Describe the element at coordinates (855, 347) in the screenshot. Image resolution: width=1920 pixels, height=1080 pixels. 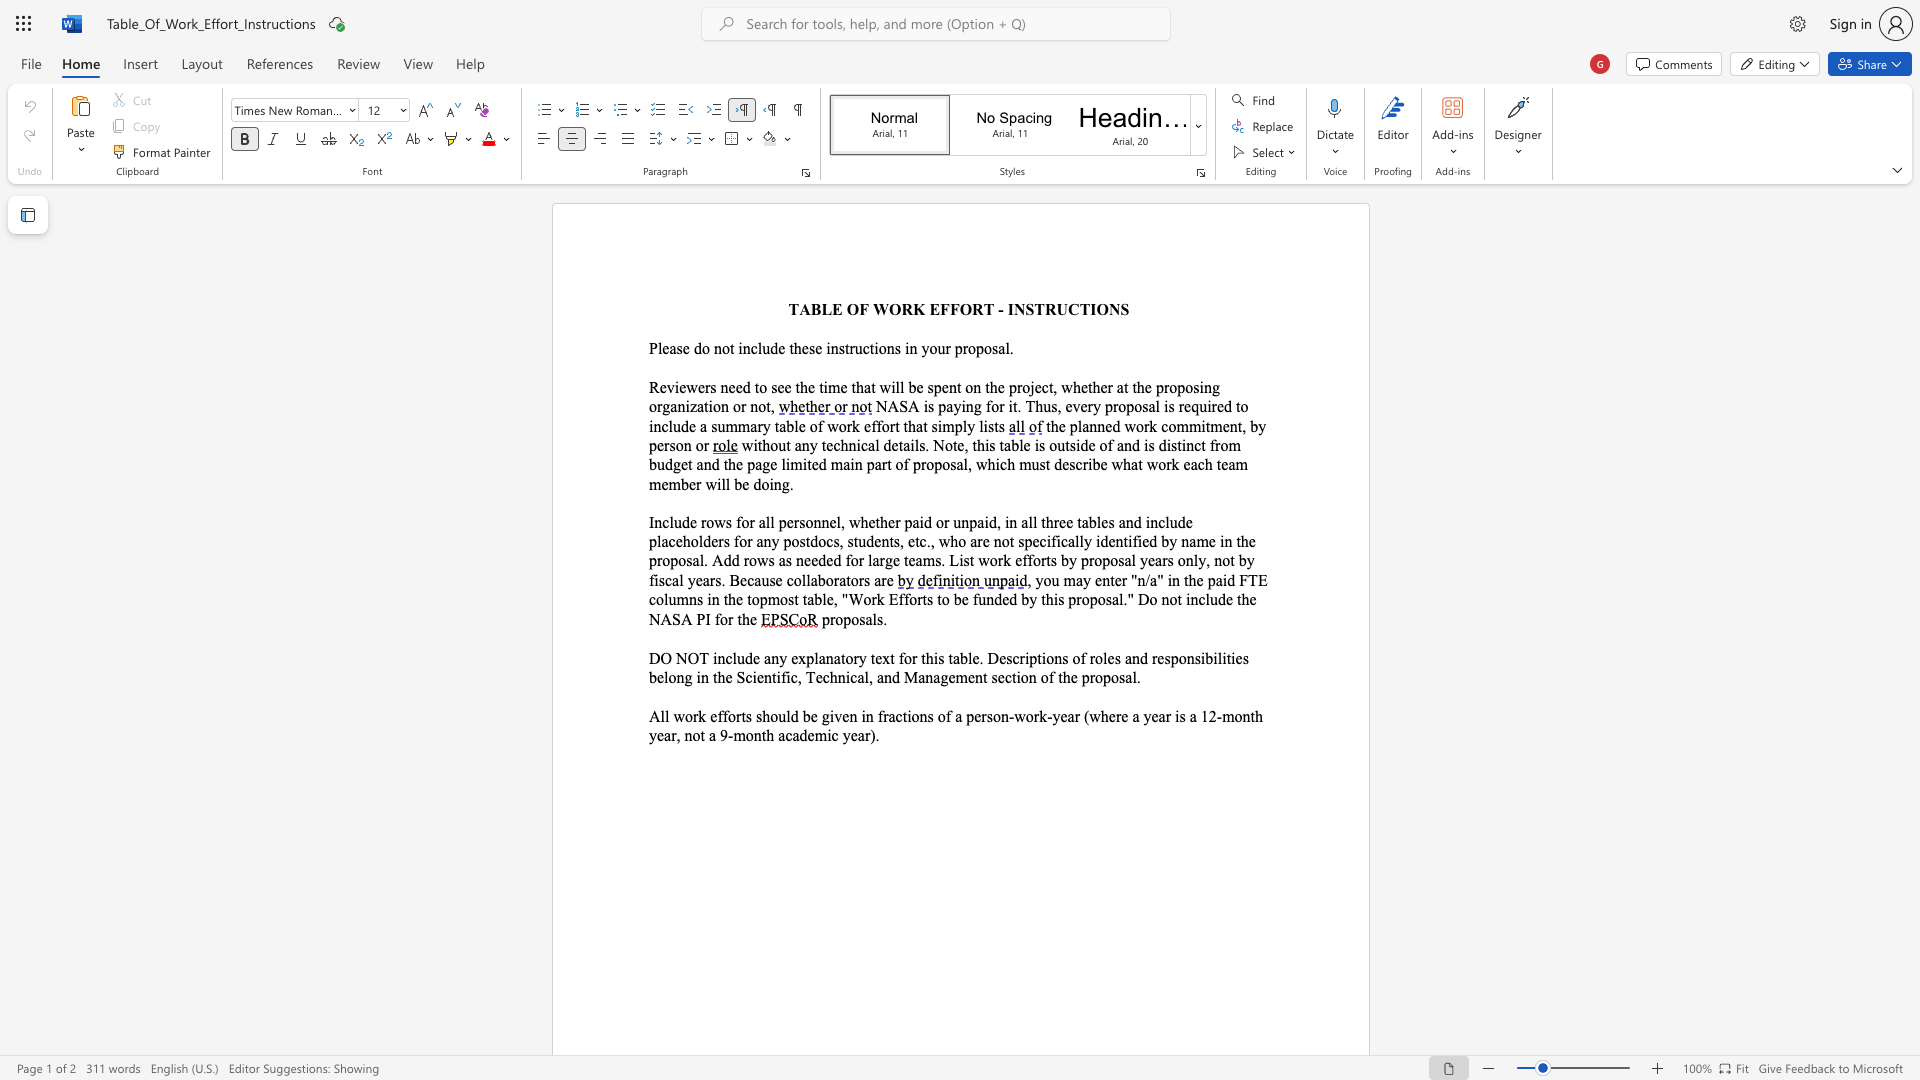
I see `the space between the continuous character "r" and "u" in the text` at that location.